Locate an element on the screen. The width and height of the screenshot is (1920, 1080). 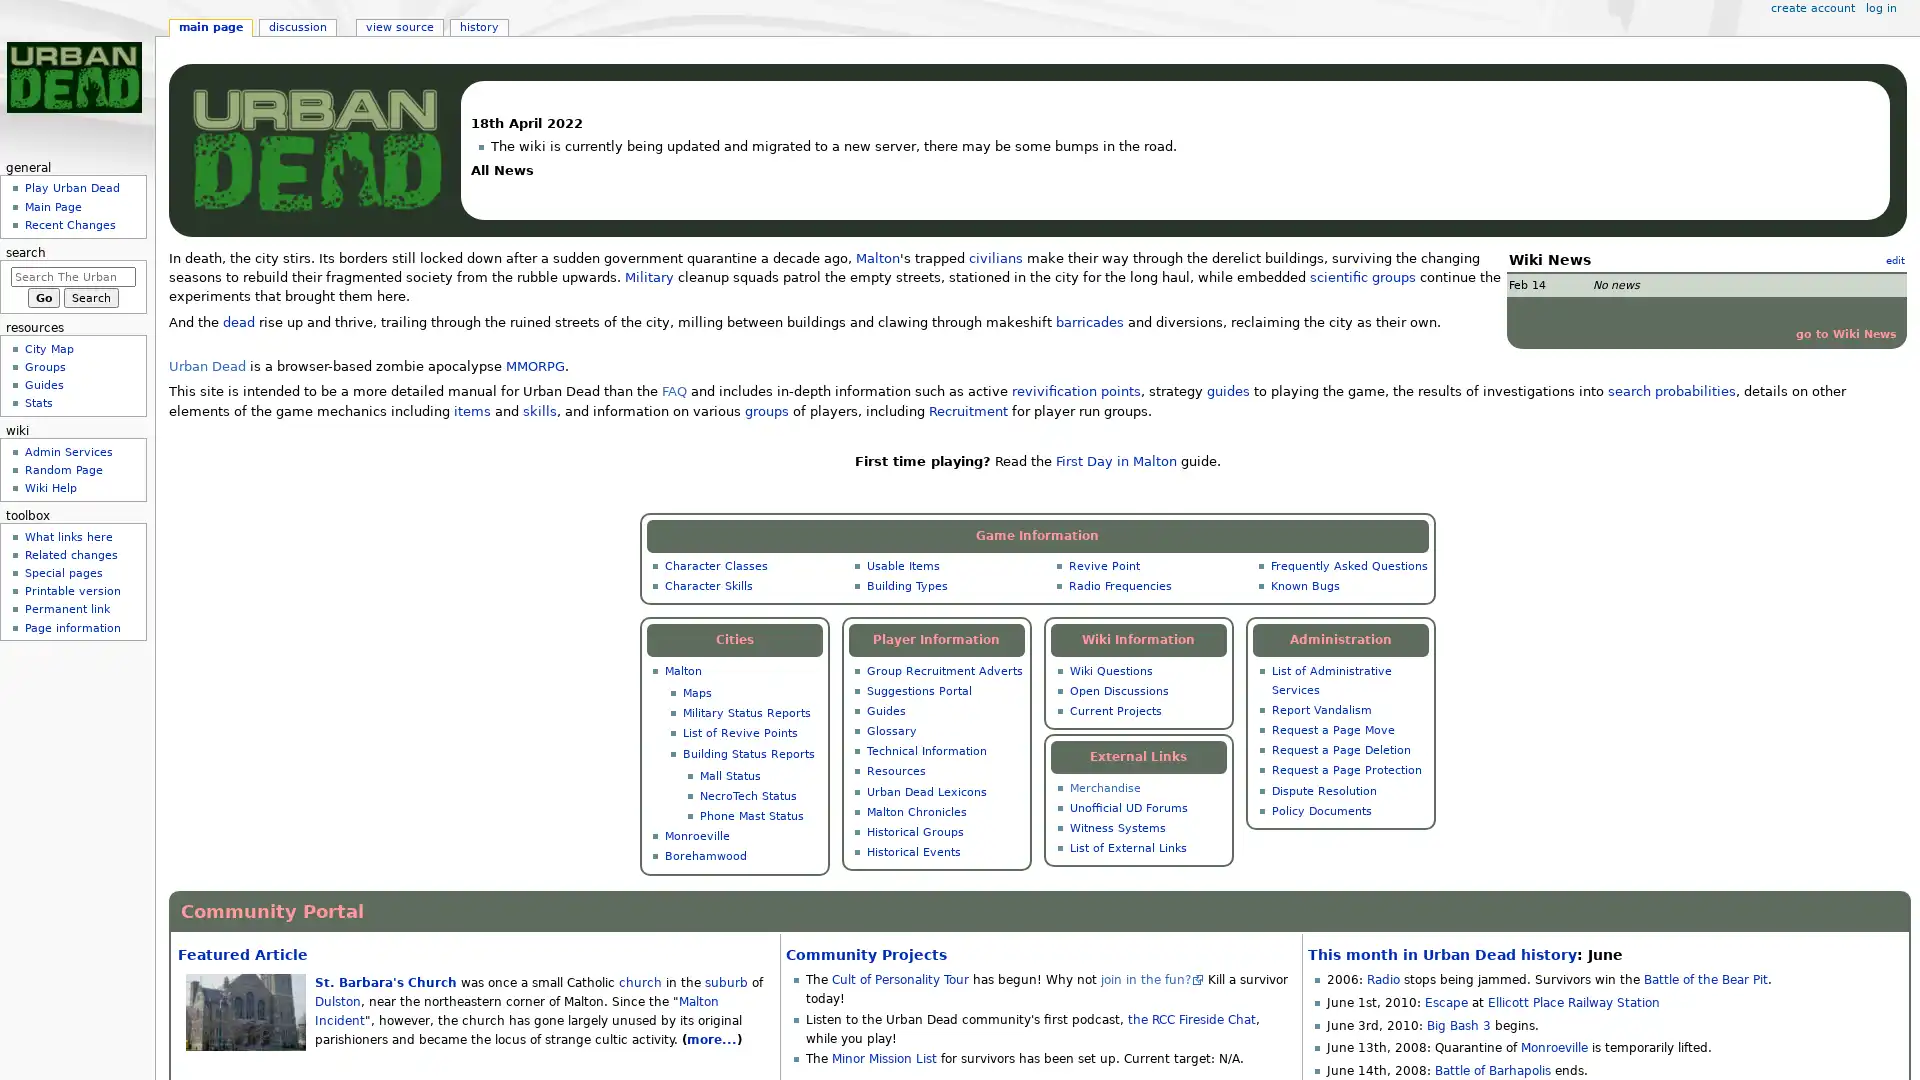
Search is located at coordinates (90, 297).